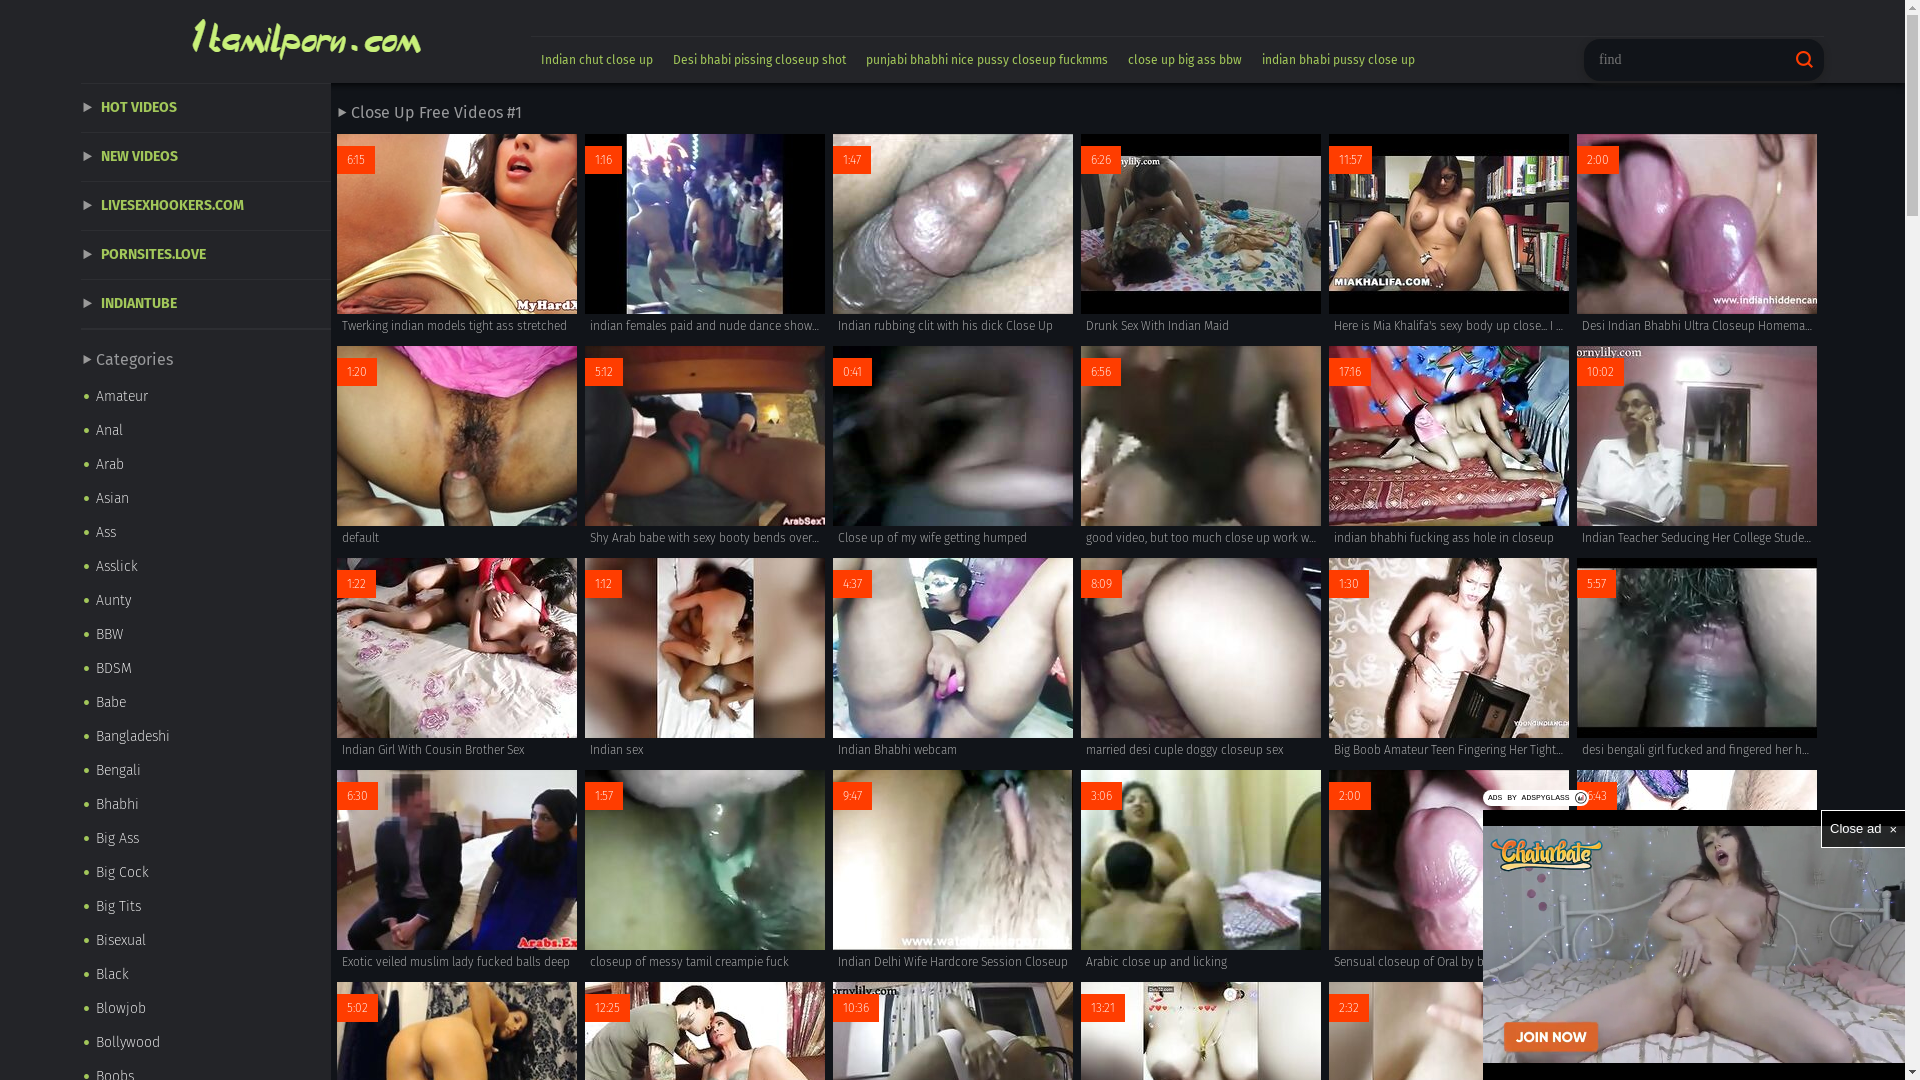 This screenshot has height=1080, width=1920. I want to click on 'NEW VIDEOS', so click(206, 156).